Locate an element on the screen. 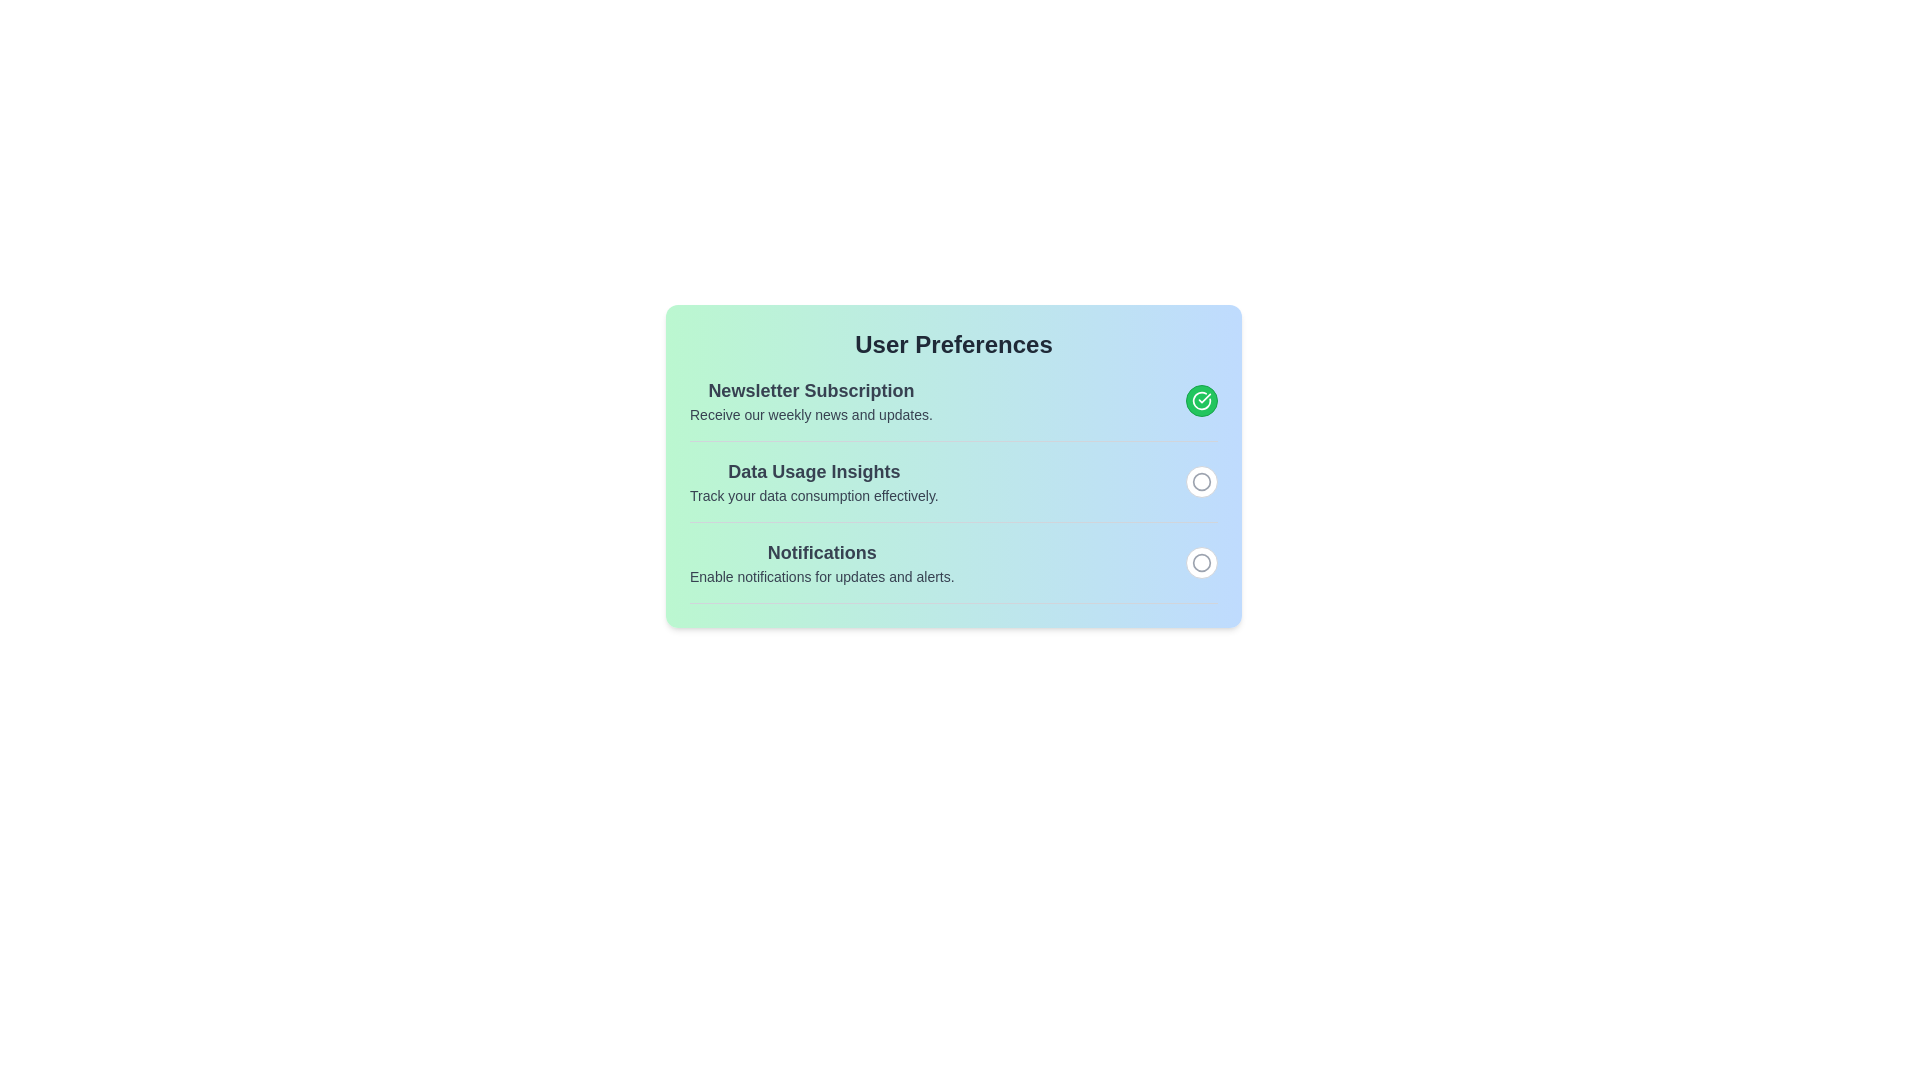 The image size is (1920, 1080). the labeled option with a toggle switch for data usage insights, located in the 'User Preferences' section between 'Newsletter Subscription' and 'Notifications' is located at coordinates (953, 489).